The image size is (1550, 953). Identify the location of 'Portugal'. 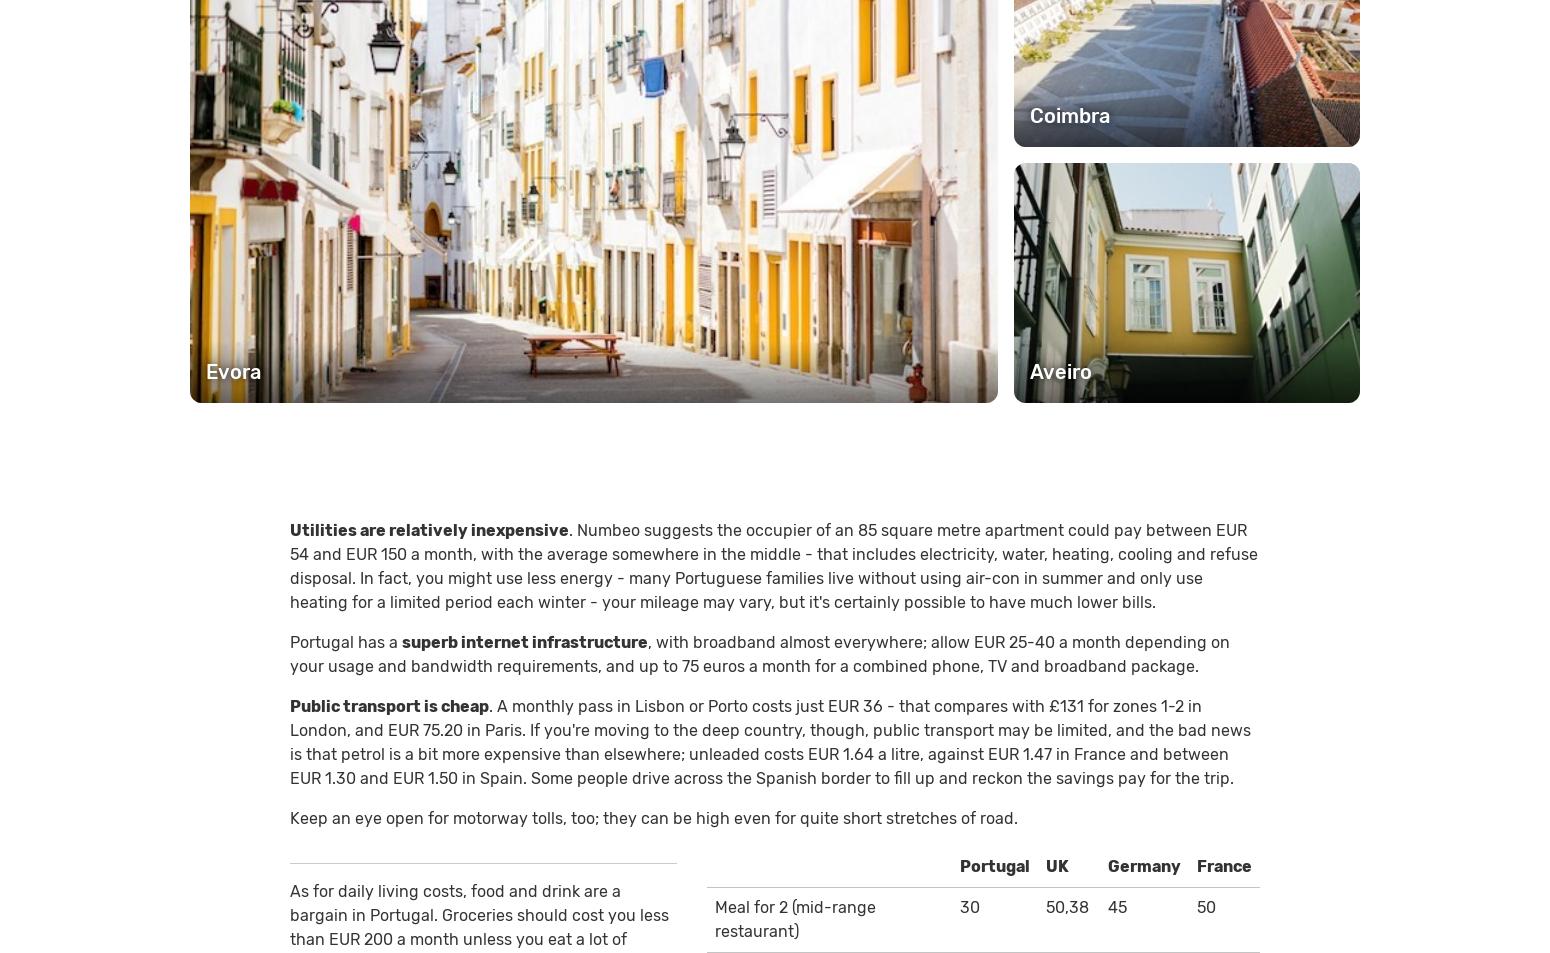
(993, 865).